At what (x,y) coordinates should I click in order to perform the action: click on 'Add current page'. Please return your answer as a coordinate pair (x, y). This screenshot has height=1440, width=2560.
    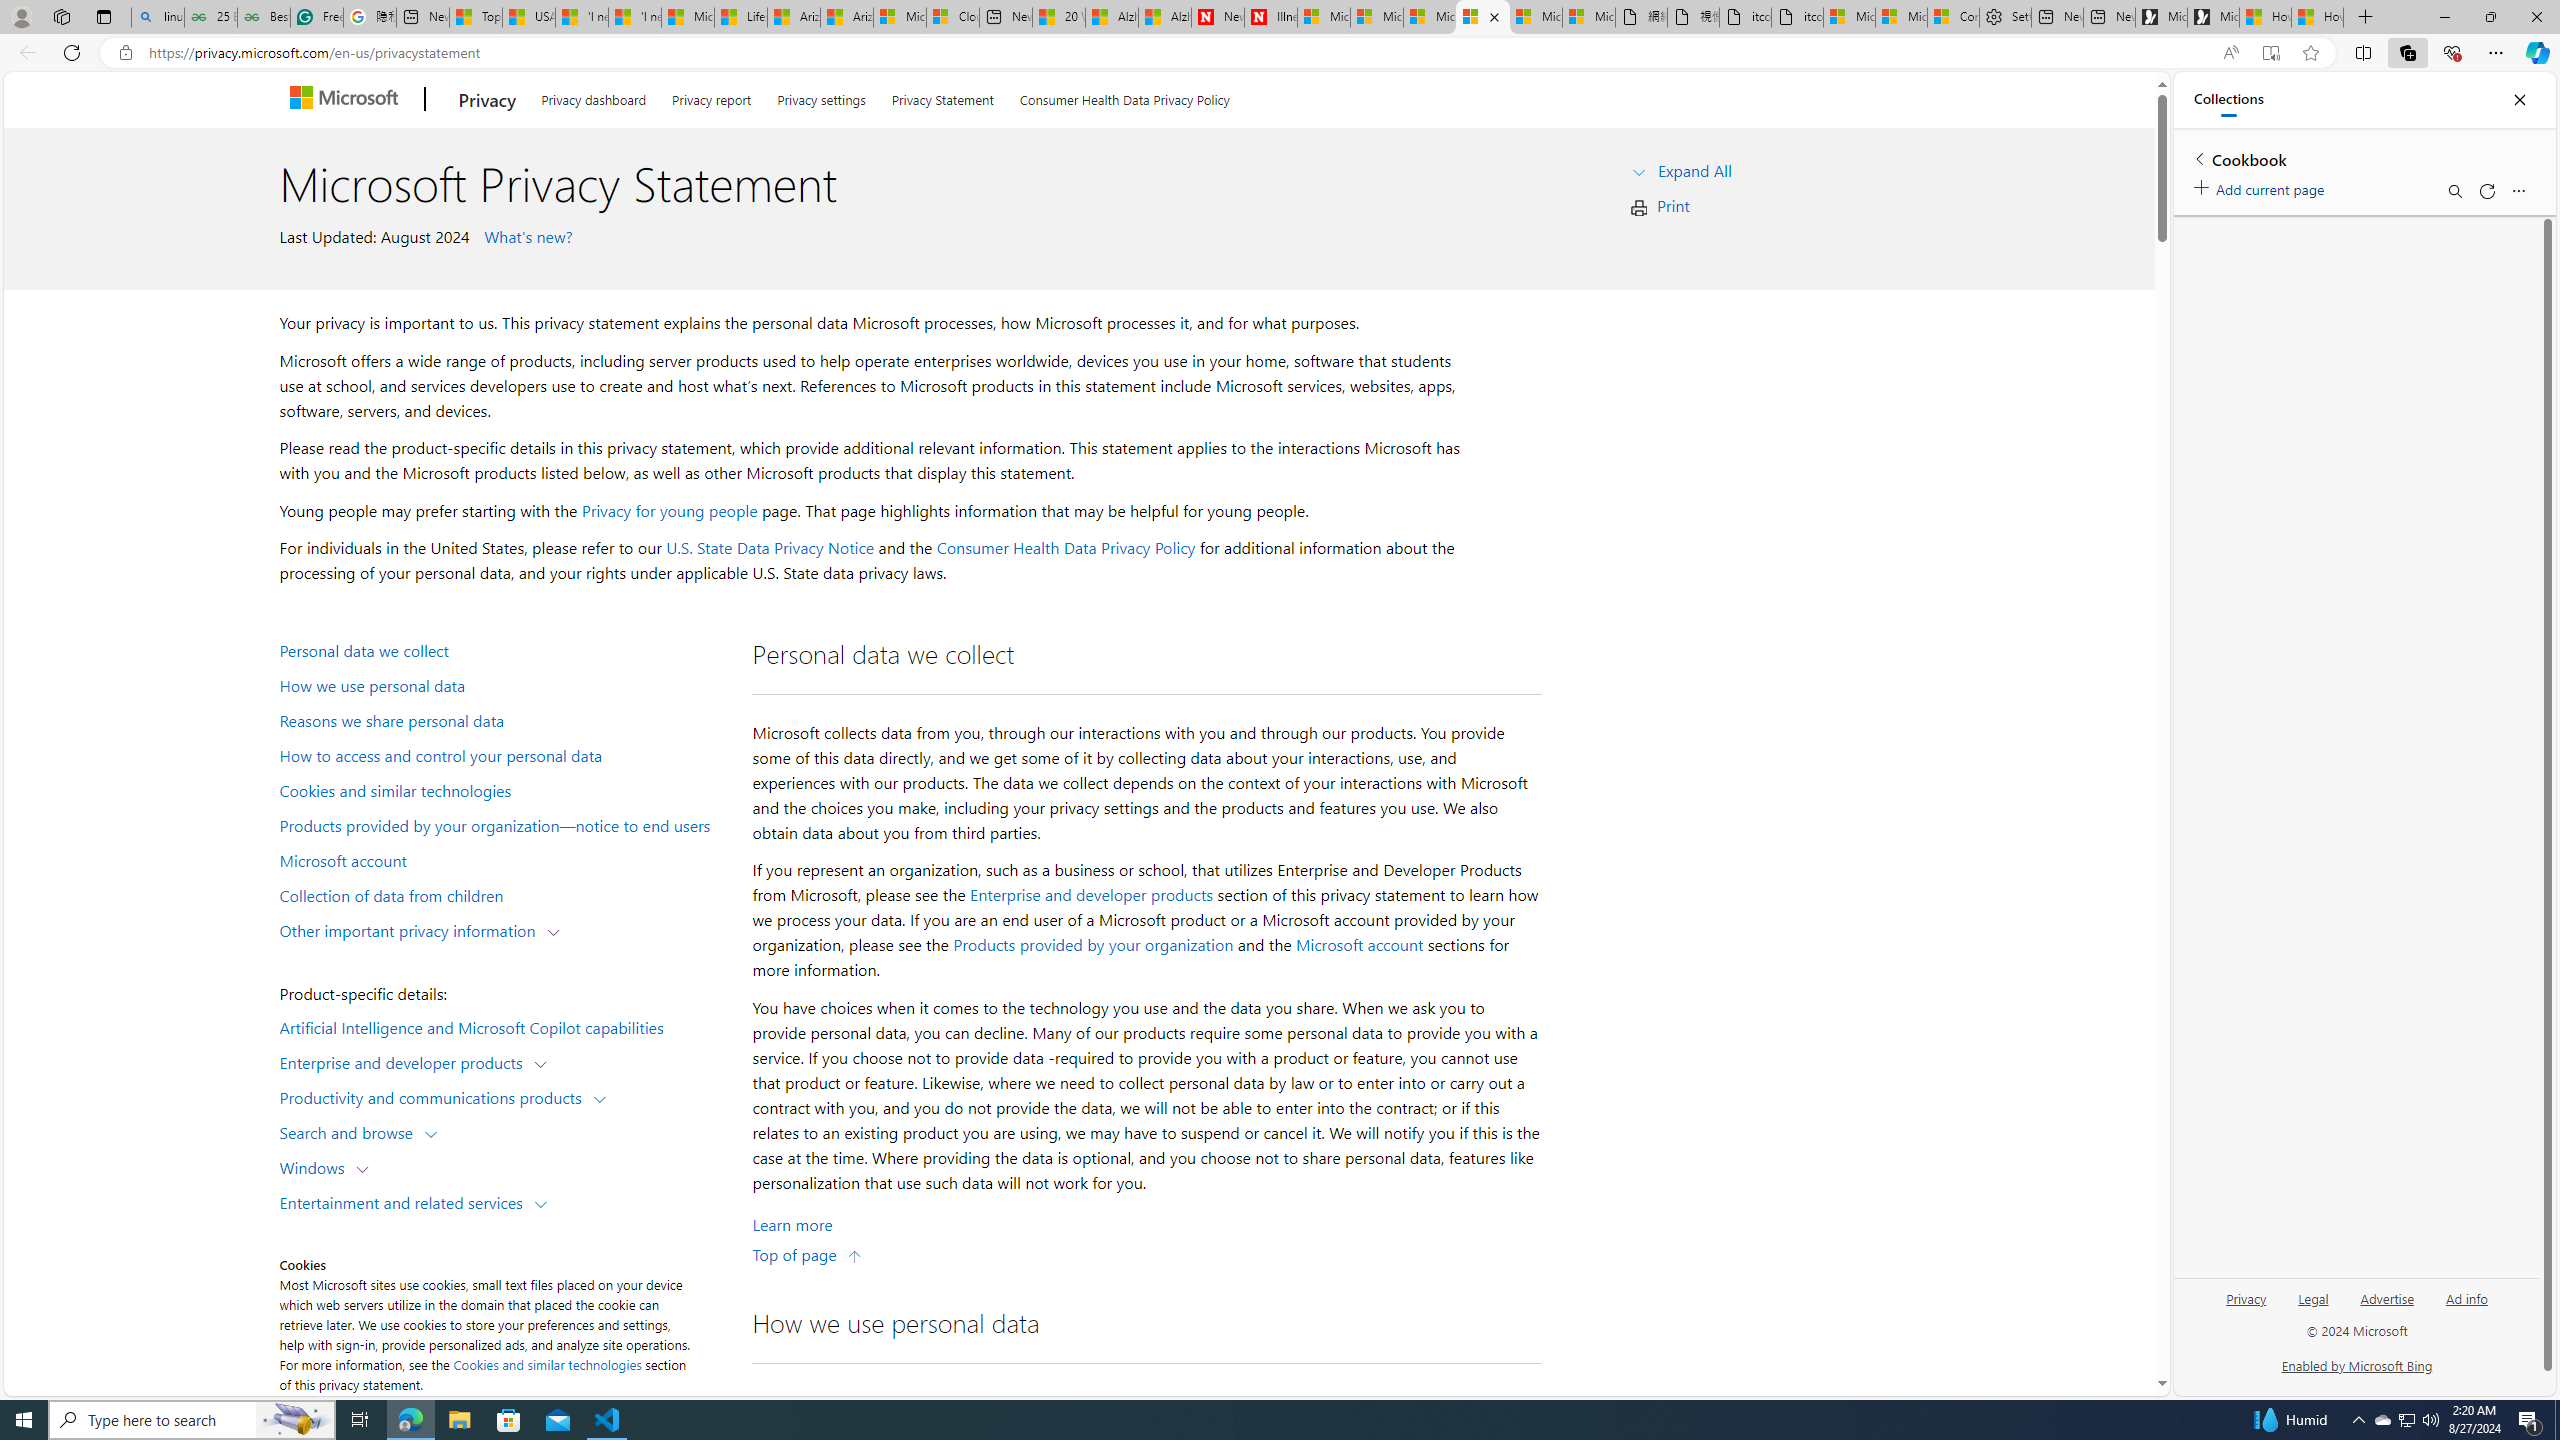
    Looking at the image, I should click on (2262, 184).